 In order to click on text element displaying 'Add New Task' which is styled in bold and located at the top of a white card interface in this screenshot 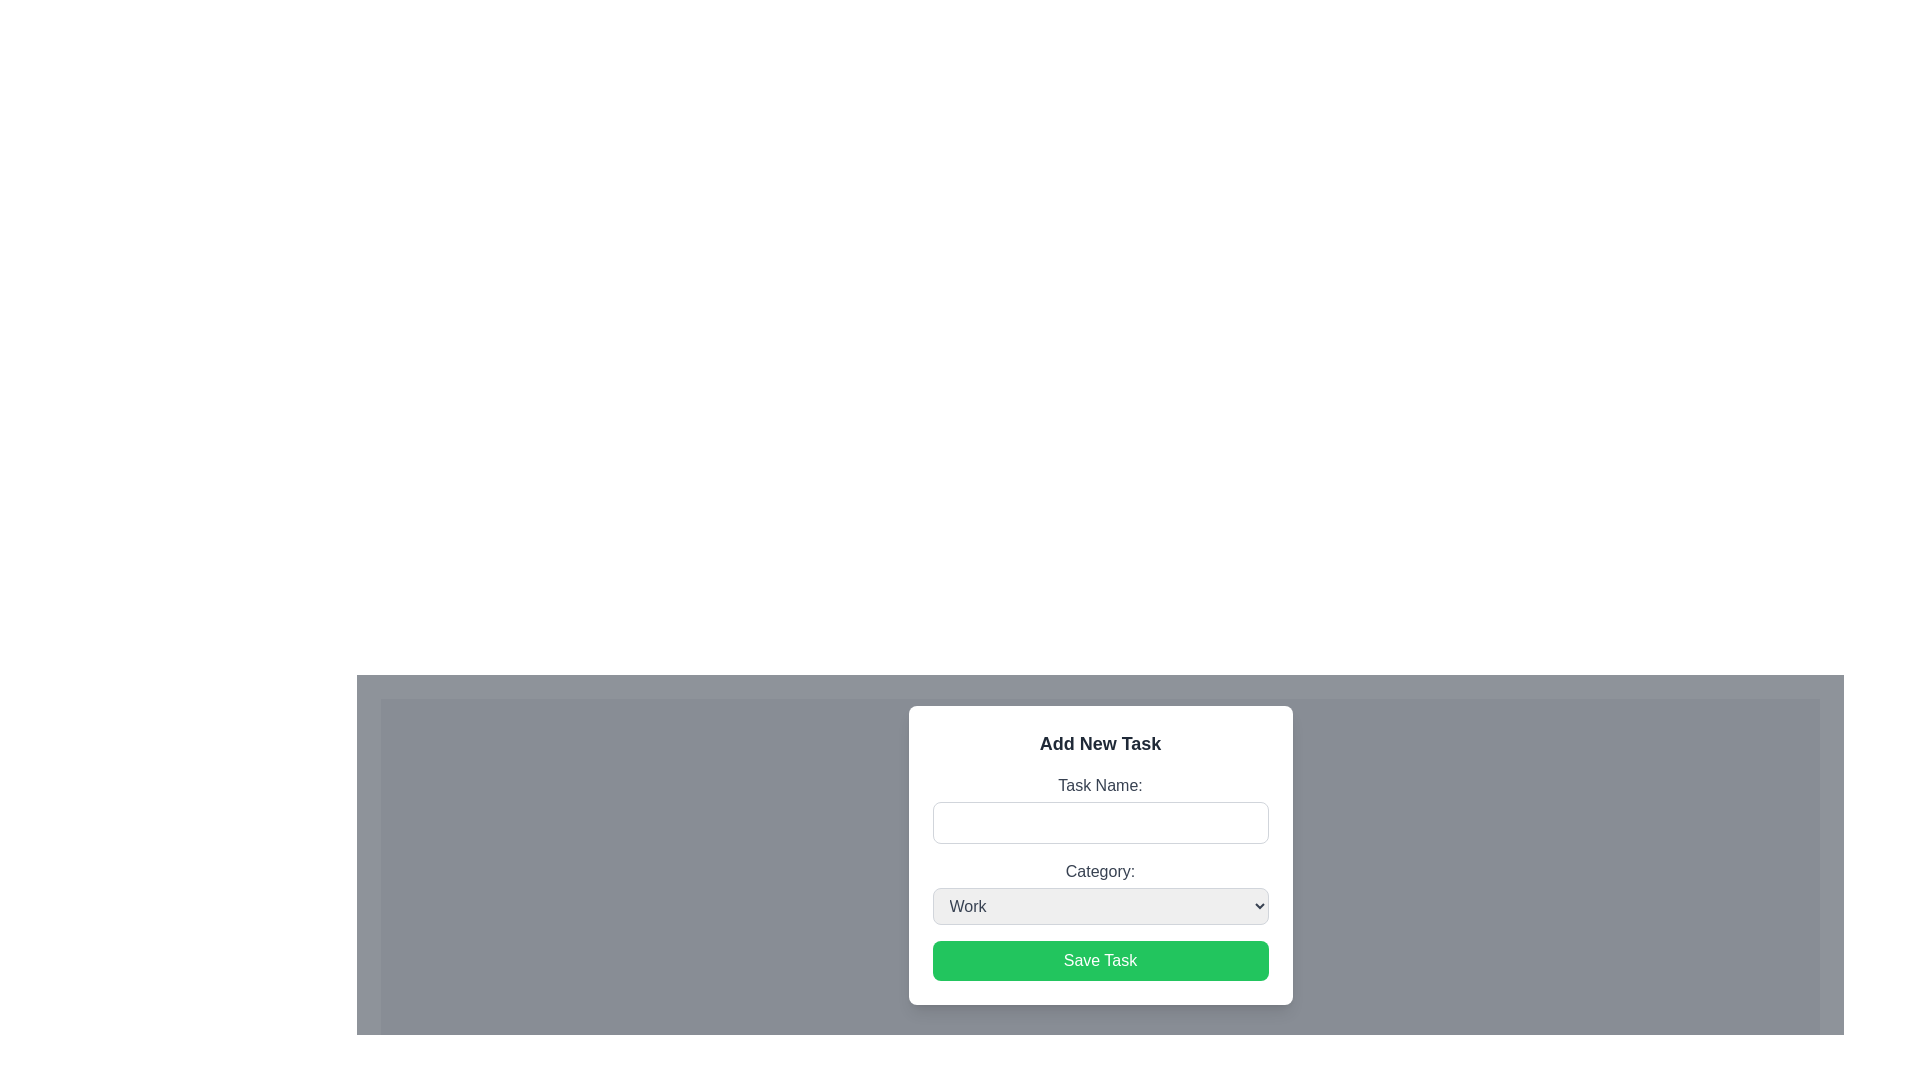, I will do `click(1099, 743)`.